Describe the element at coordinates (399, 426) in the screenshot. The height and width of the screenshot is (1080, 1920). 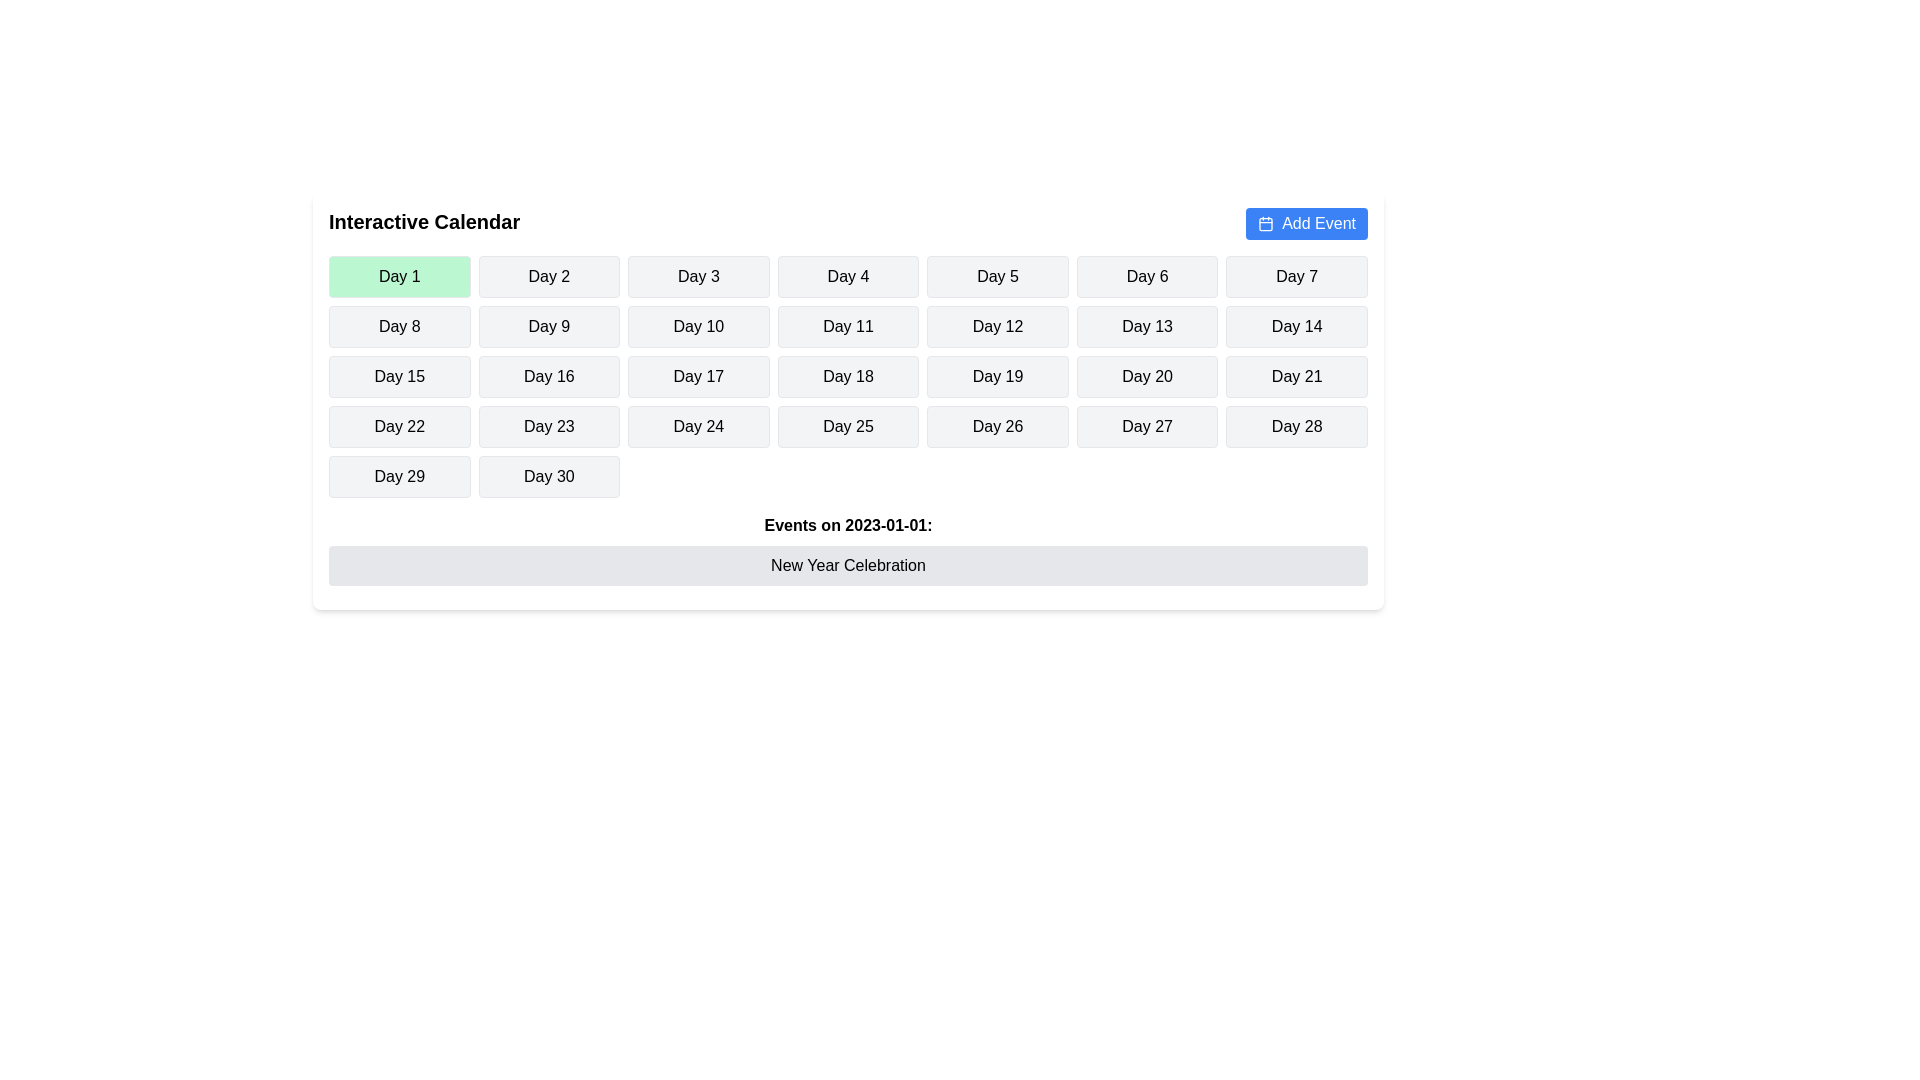
I see `the button labeled 'Day 22' located` at that location.